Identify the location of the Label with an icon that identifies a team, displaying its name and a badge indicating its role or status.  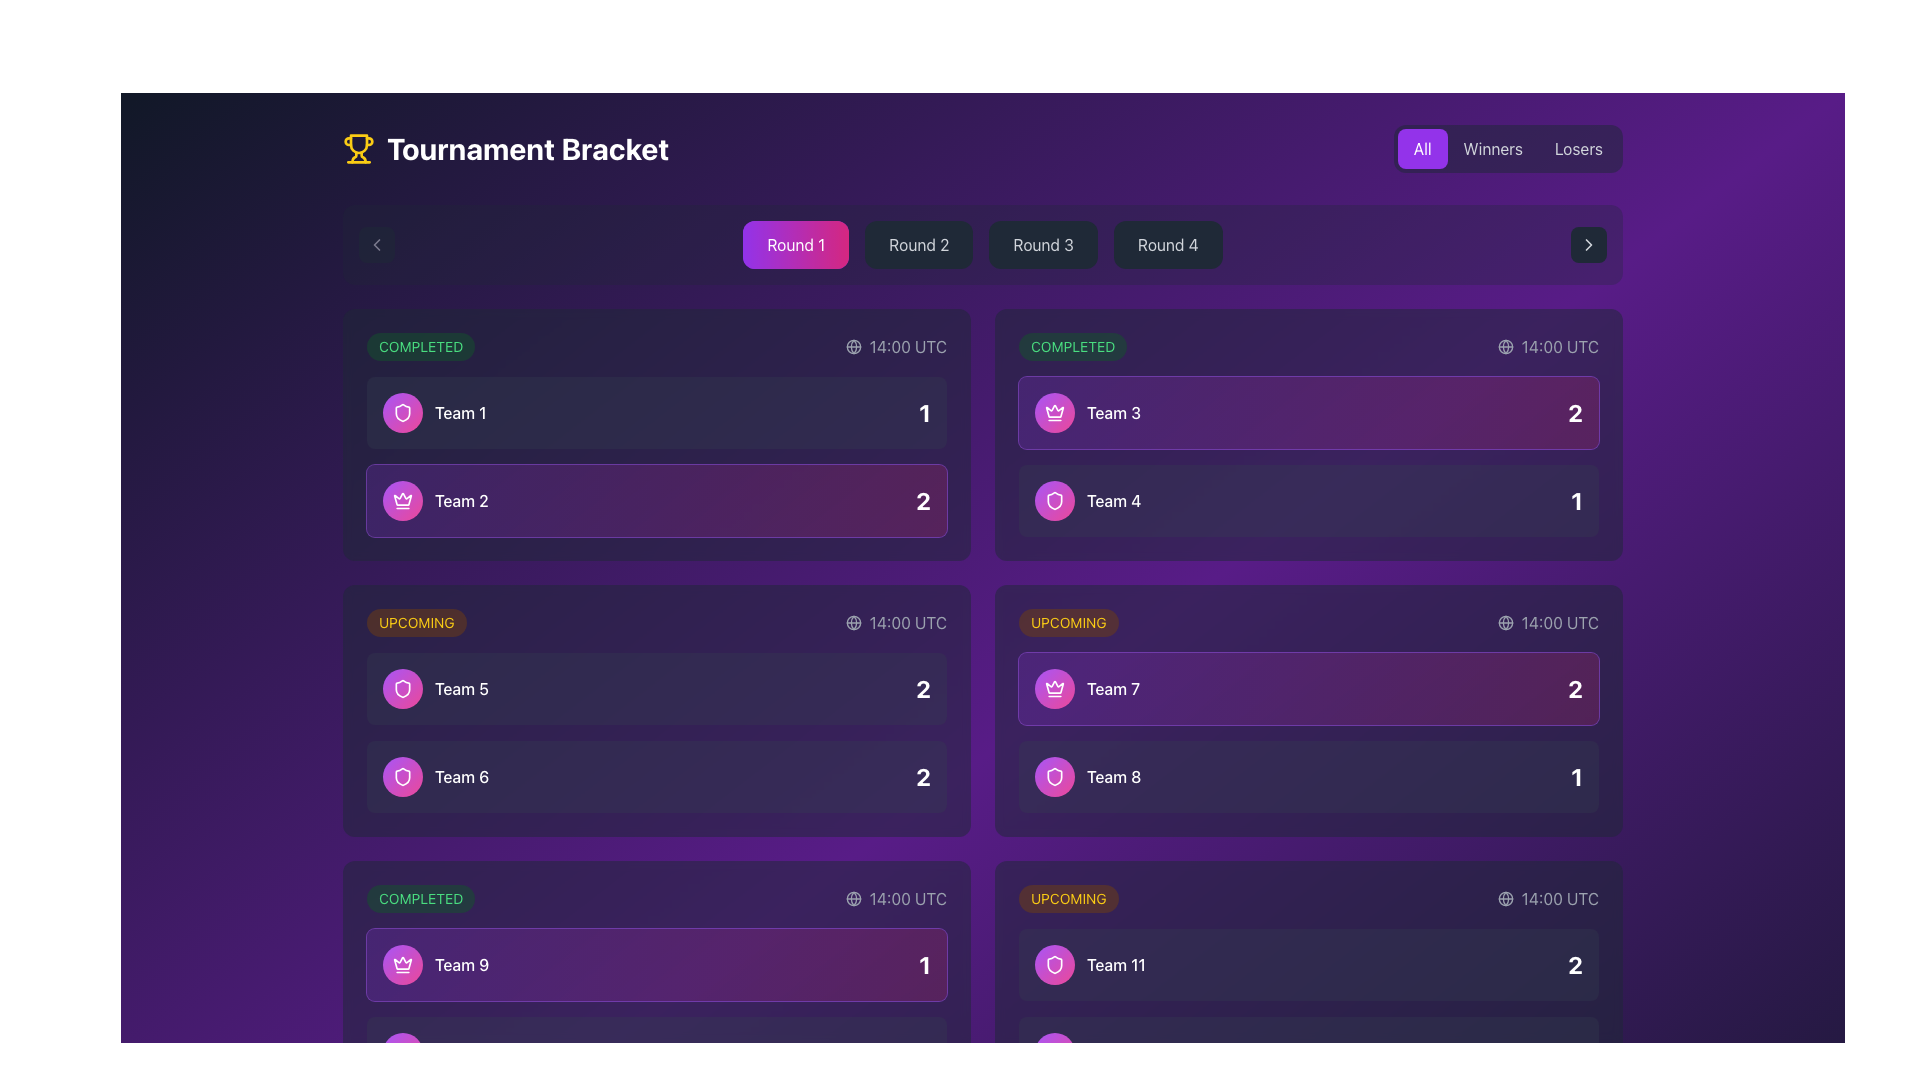
(434, 500).